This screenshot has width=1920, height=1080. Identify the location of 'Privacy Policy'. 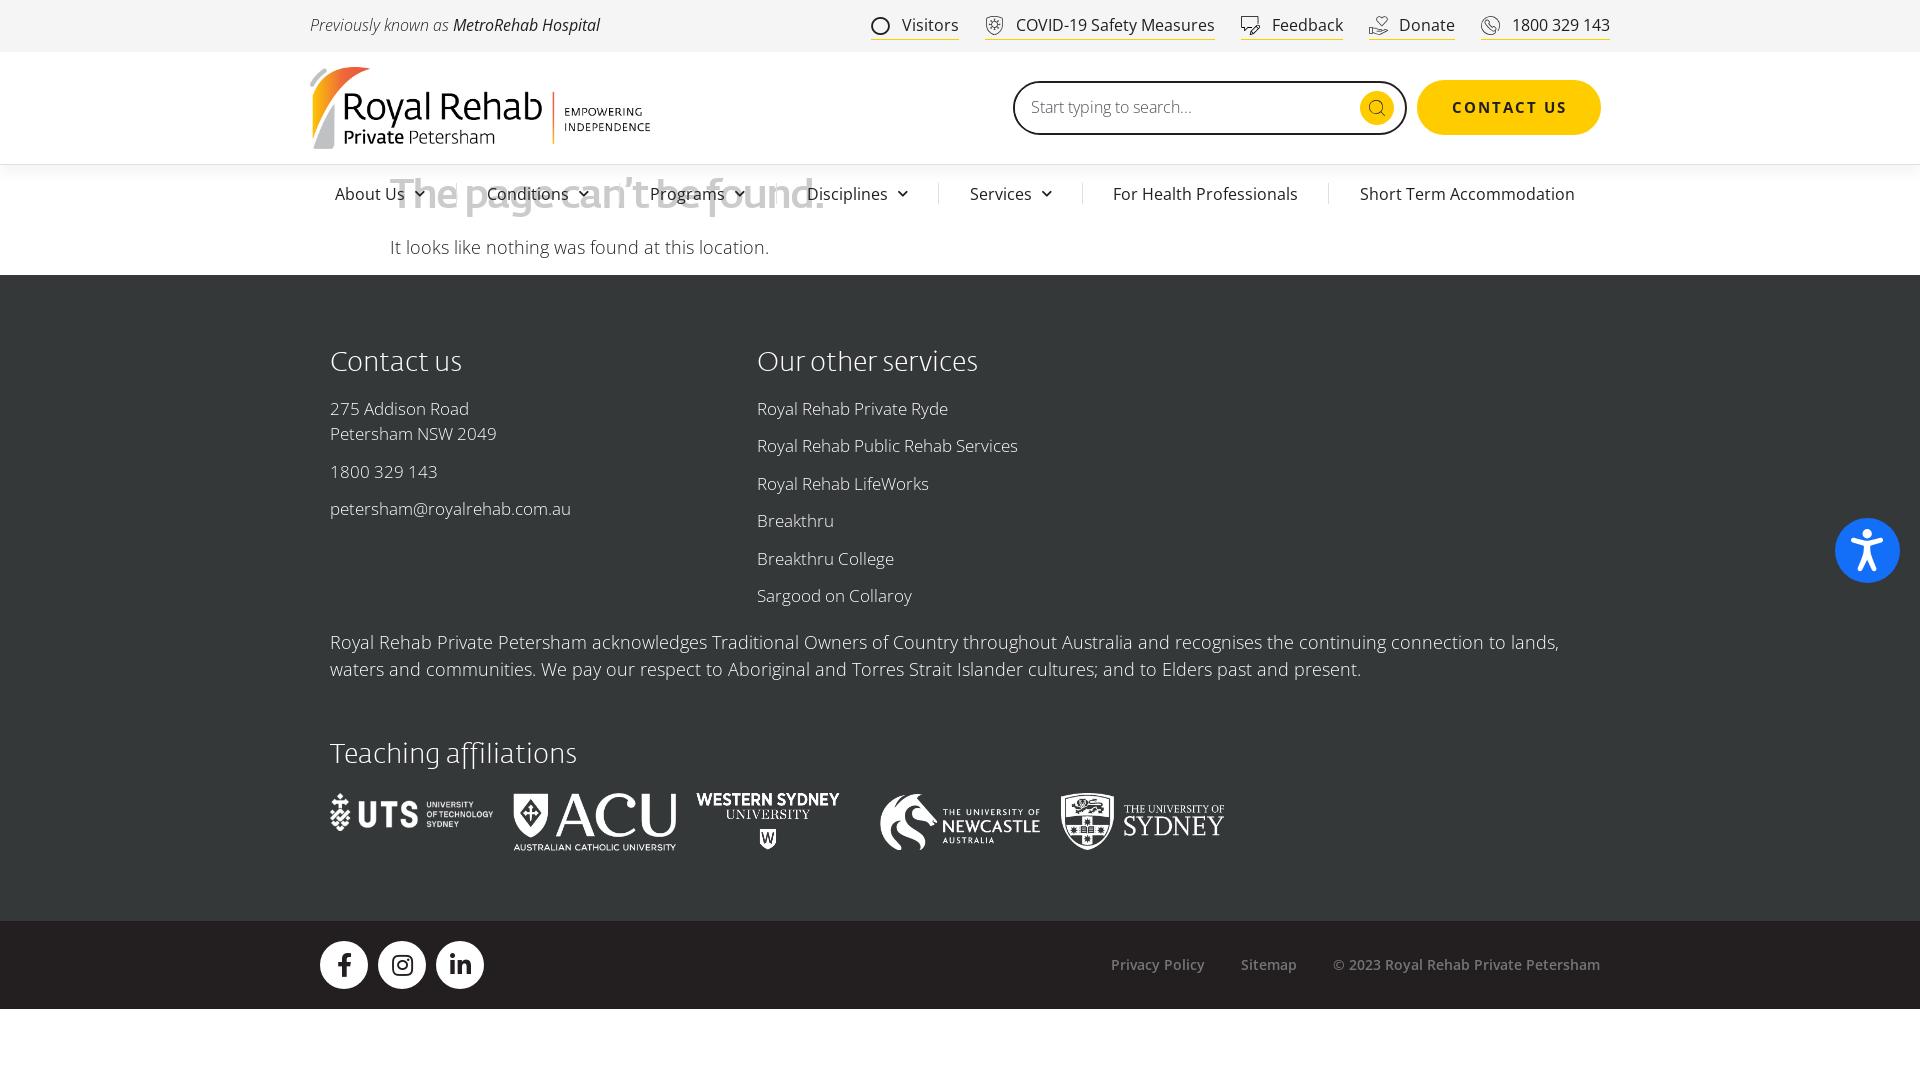
(1157, 963).